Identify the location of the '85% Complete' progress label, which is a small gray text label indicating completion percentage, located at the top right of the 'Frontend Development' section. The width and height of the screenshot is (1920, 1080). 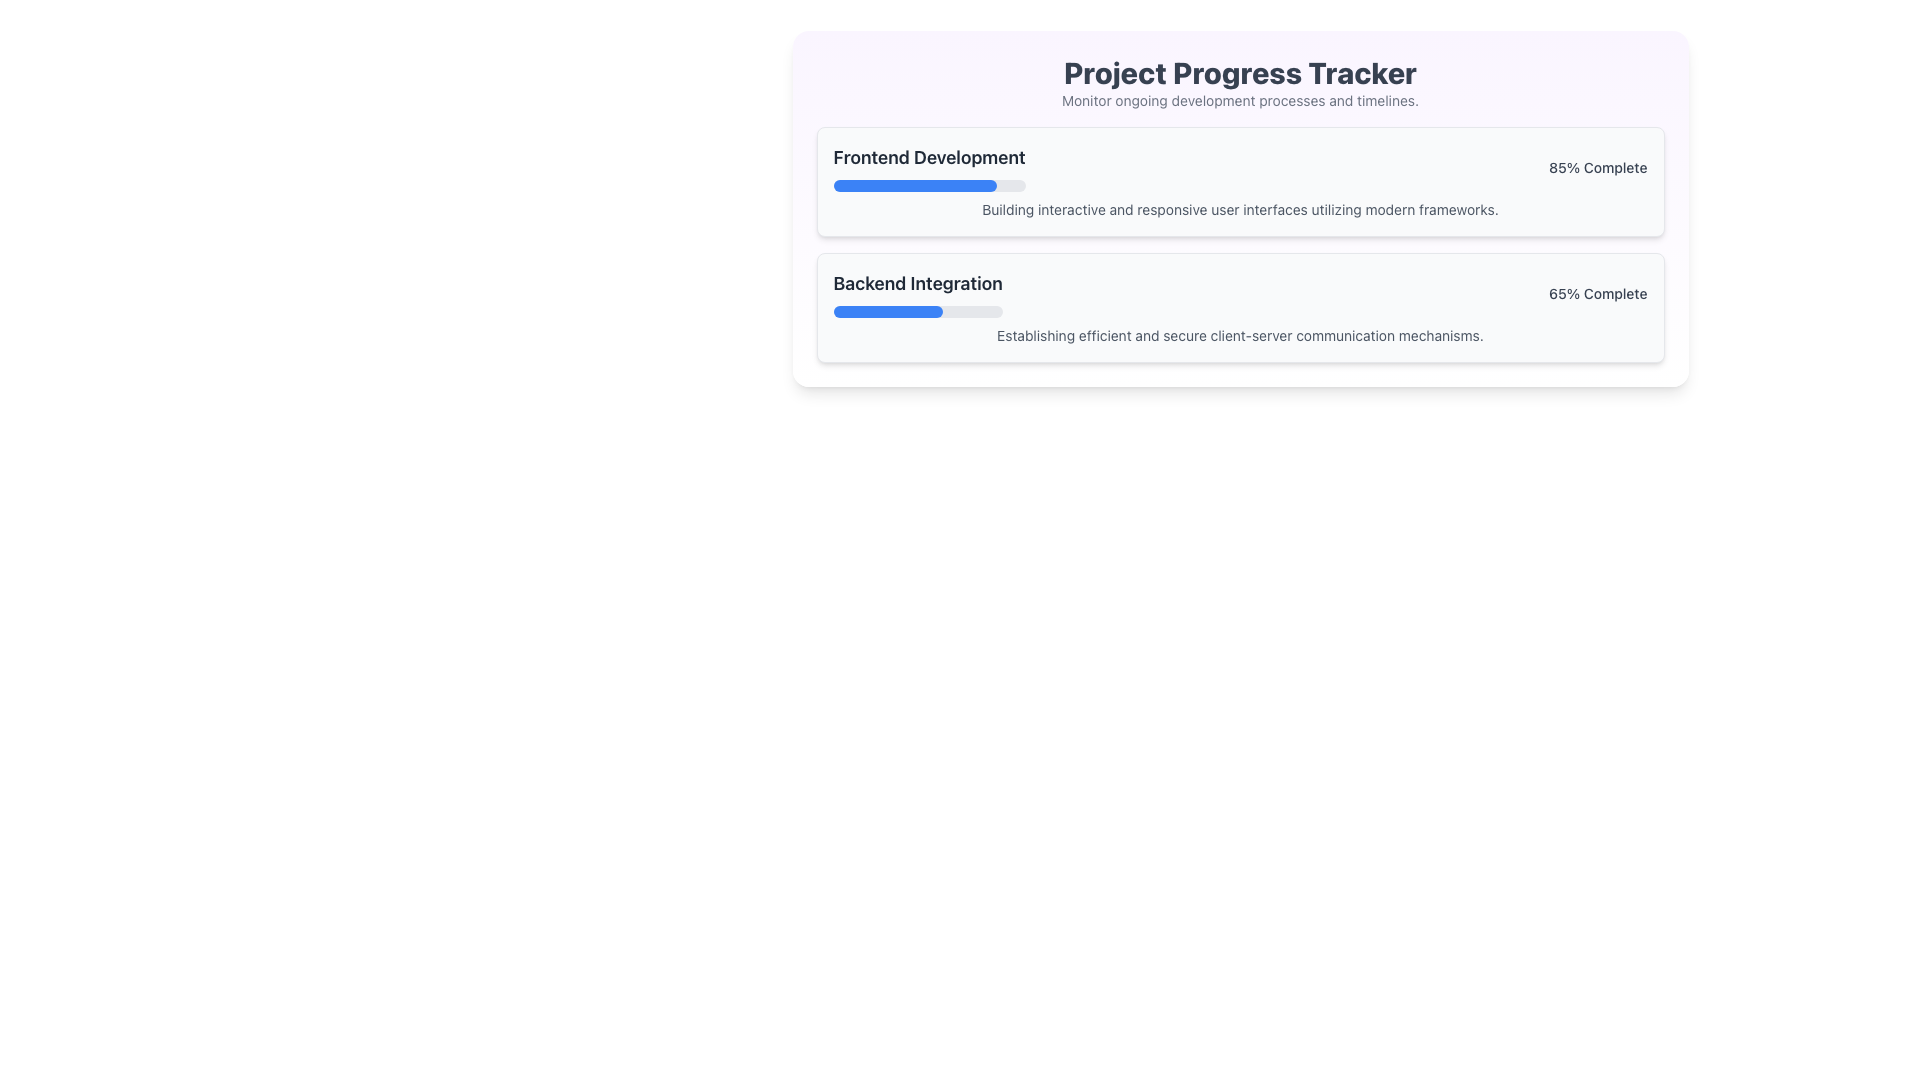
(1597, 167).